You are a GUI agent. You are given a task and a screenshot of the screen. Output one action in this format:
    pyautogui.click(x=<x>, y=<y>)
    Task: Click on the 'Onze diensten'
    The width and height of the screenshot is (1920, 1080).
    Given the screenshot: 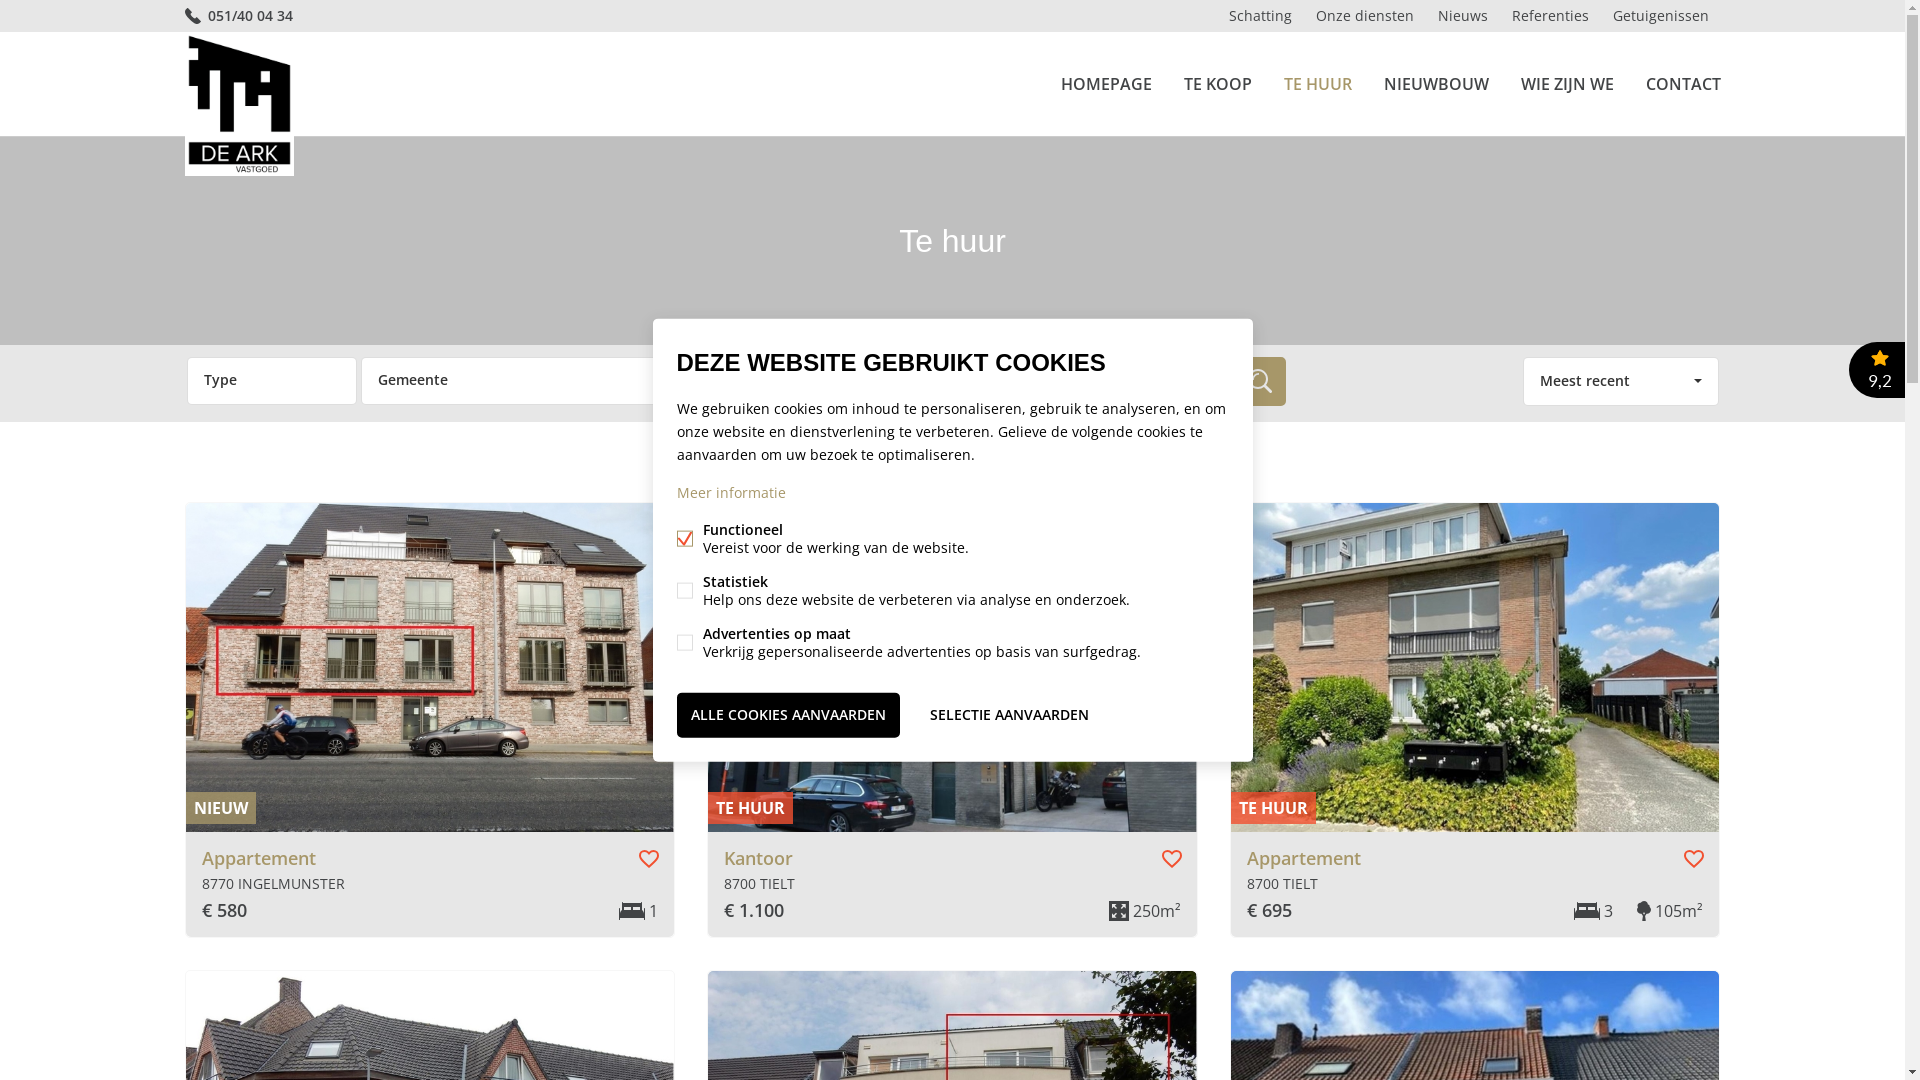 What is the action you would take?
    pyautogui.click(x=1363, y=15)
    